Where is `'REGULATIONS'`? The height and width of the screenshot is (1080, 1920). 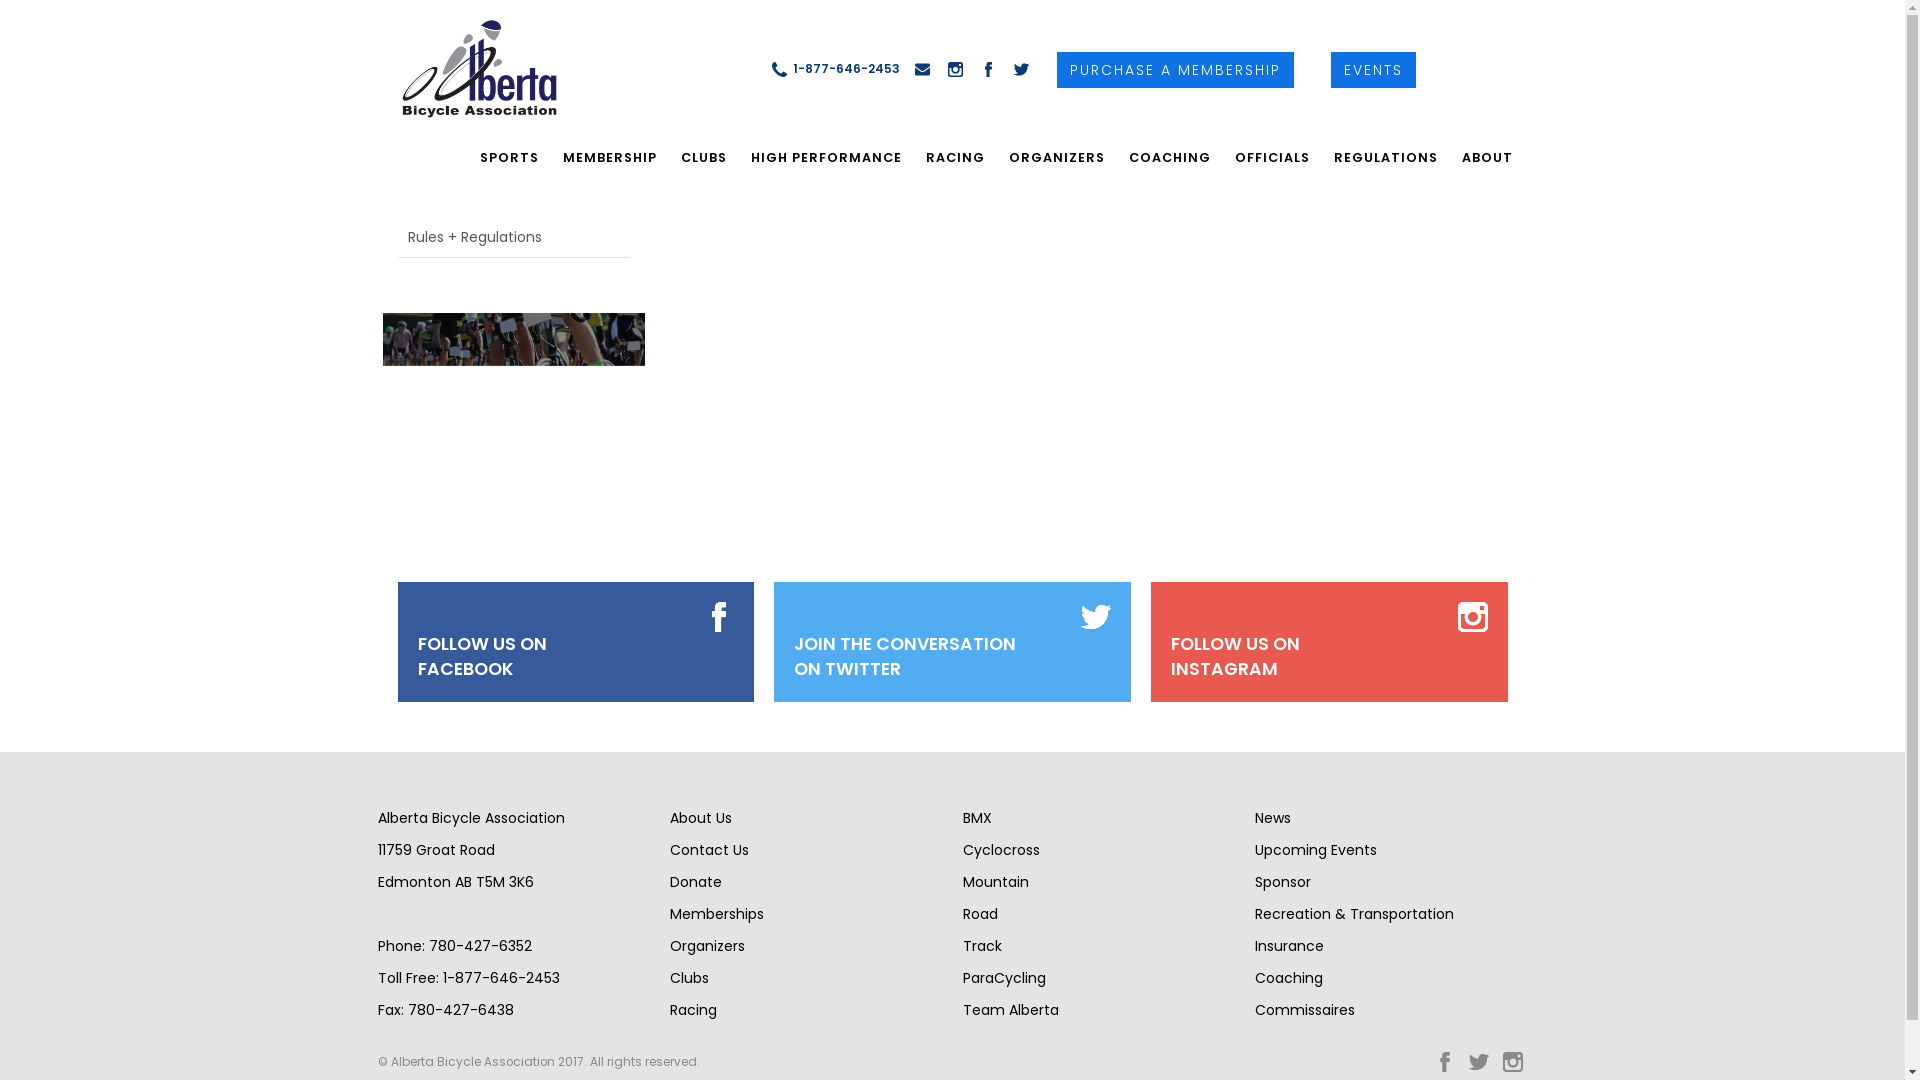 'REGULATIONS' is located at coordinates (1385, 157).